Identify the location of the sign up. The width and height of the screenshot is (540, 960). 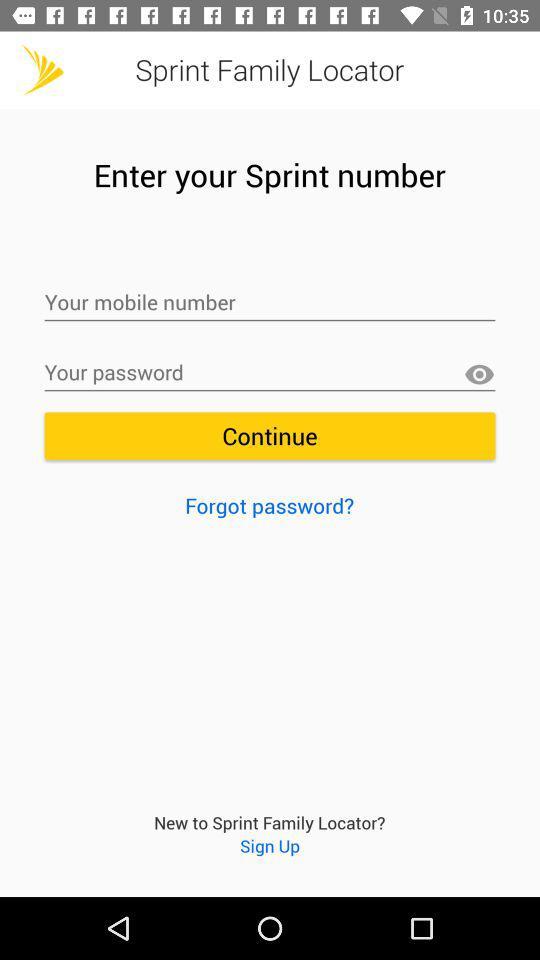
(270, 844).